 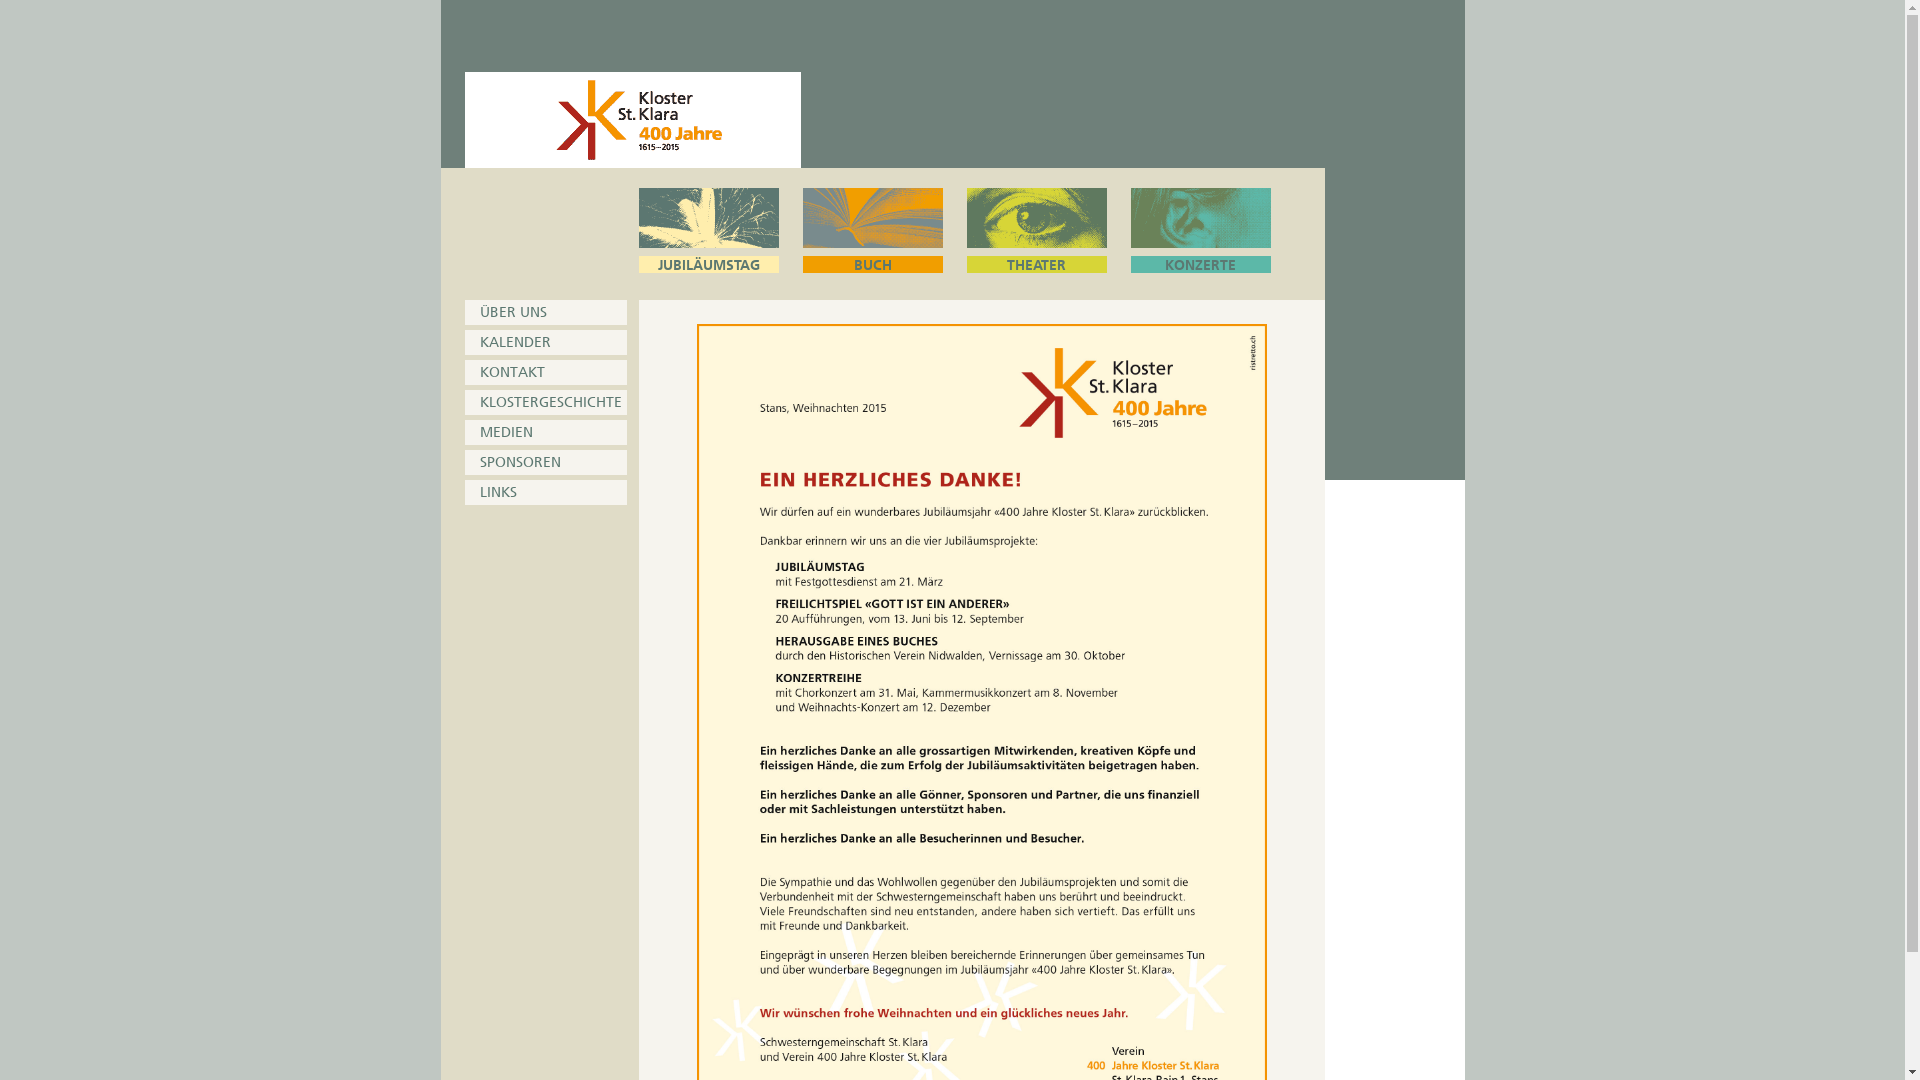 I want to click on 'LINKS', so click(x=545, y=492).